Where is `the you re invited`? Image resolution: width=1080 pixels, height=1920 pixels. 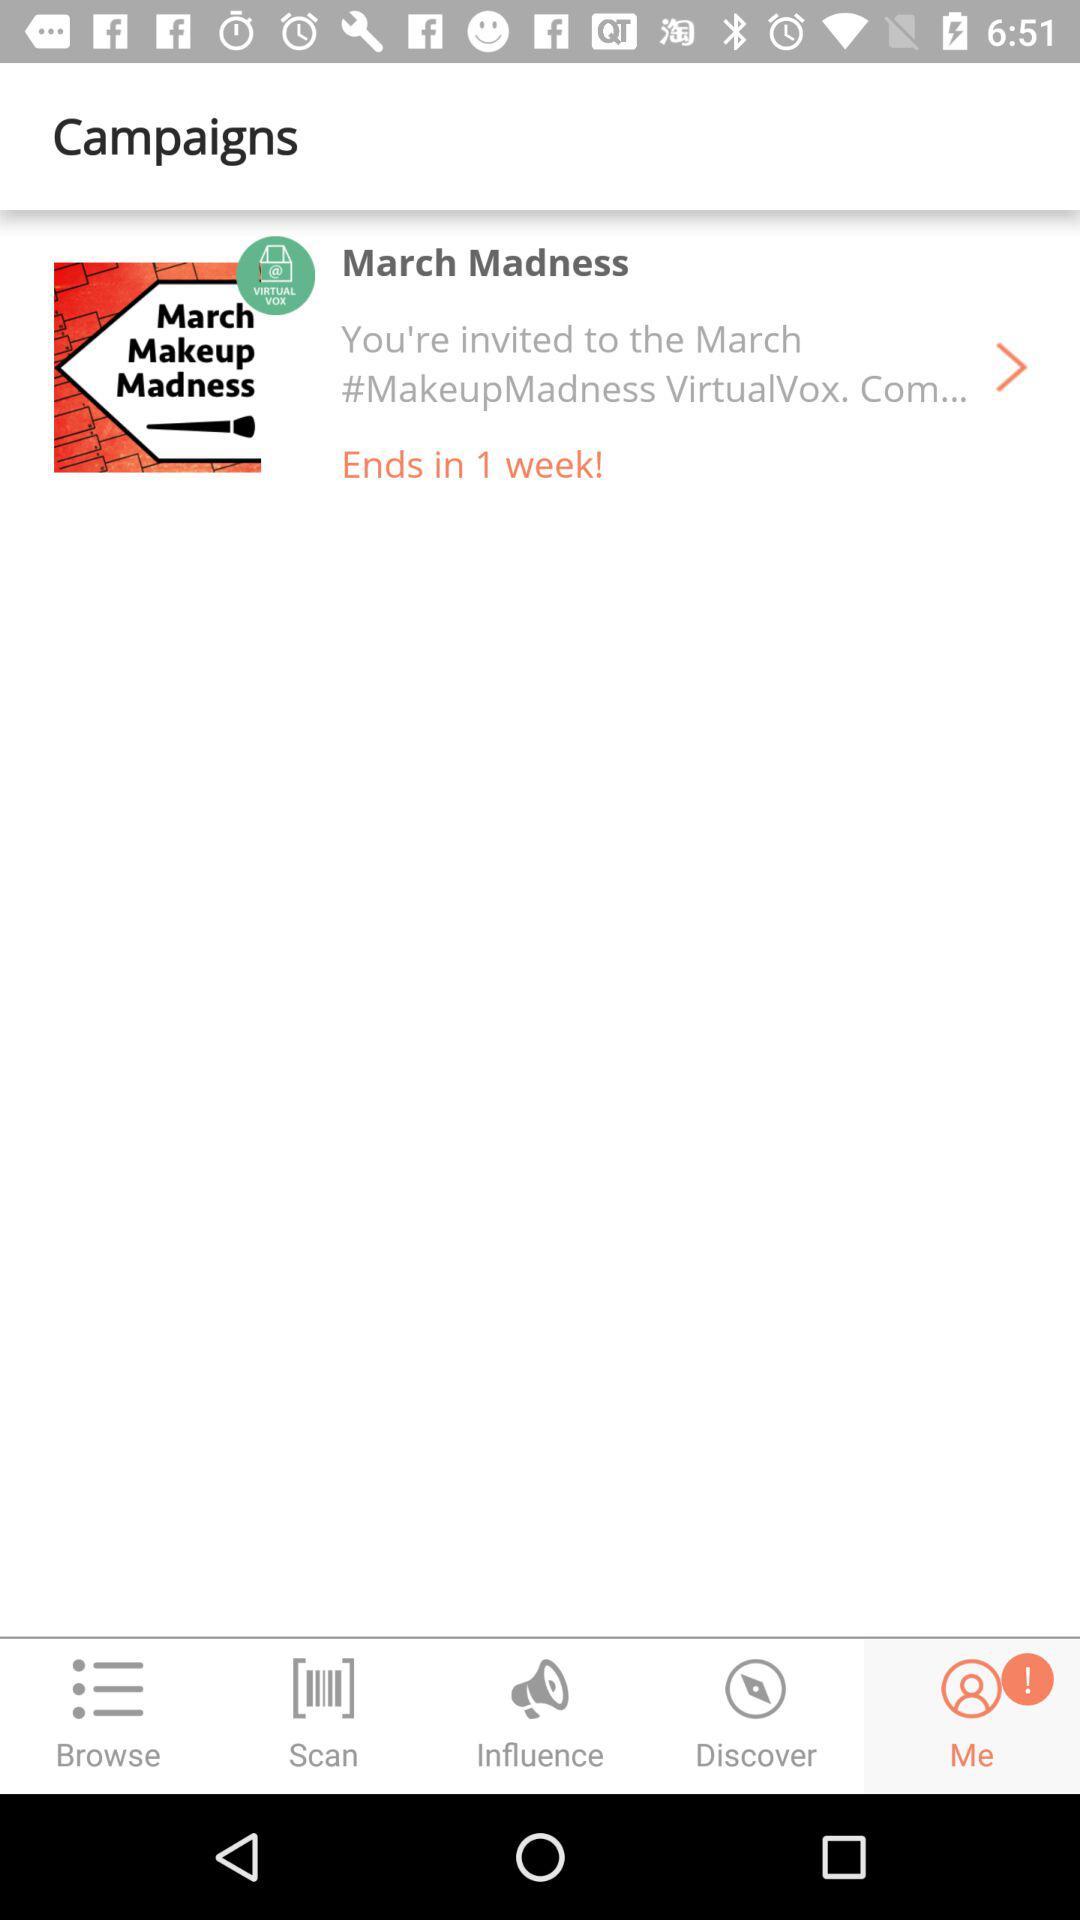 the you re invited is located at coordinates (655, 363).